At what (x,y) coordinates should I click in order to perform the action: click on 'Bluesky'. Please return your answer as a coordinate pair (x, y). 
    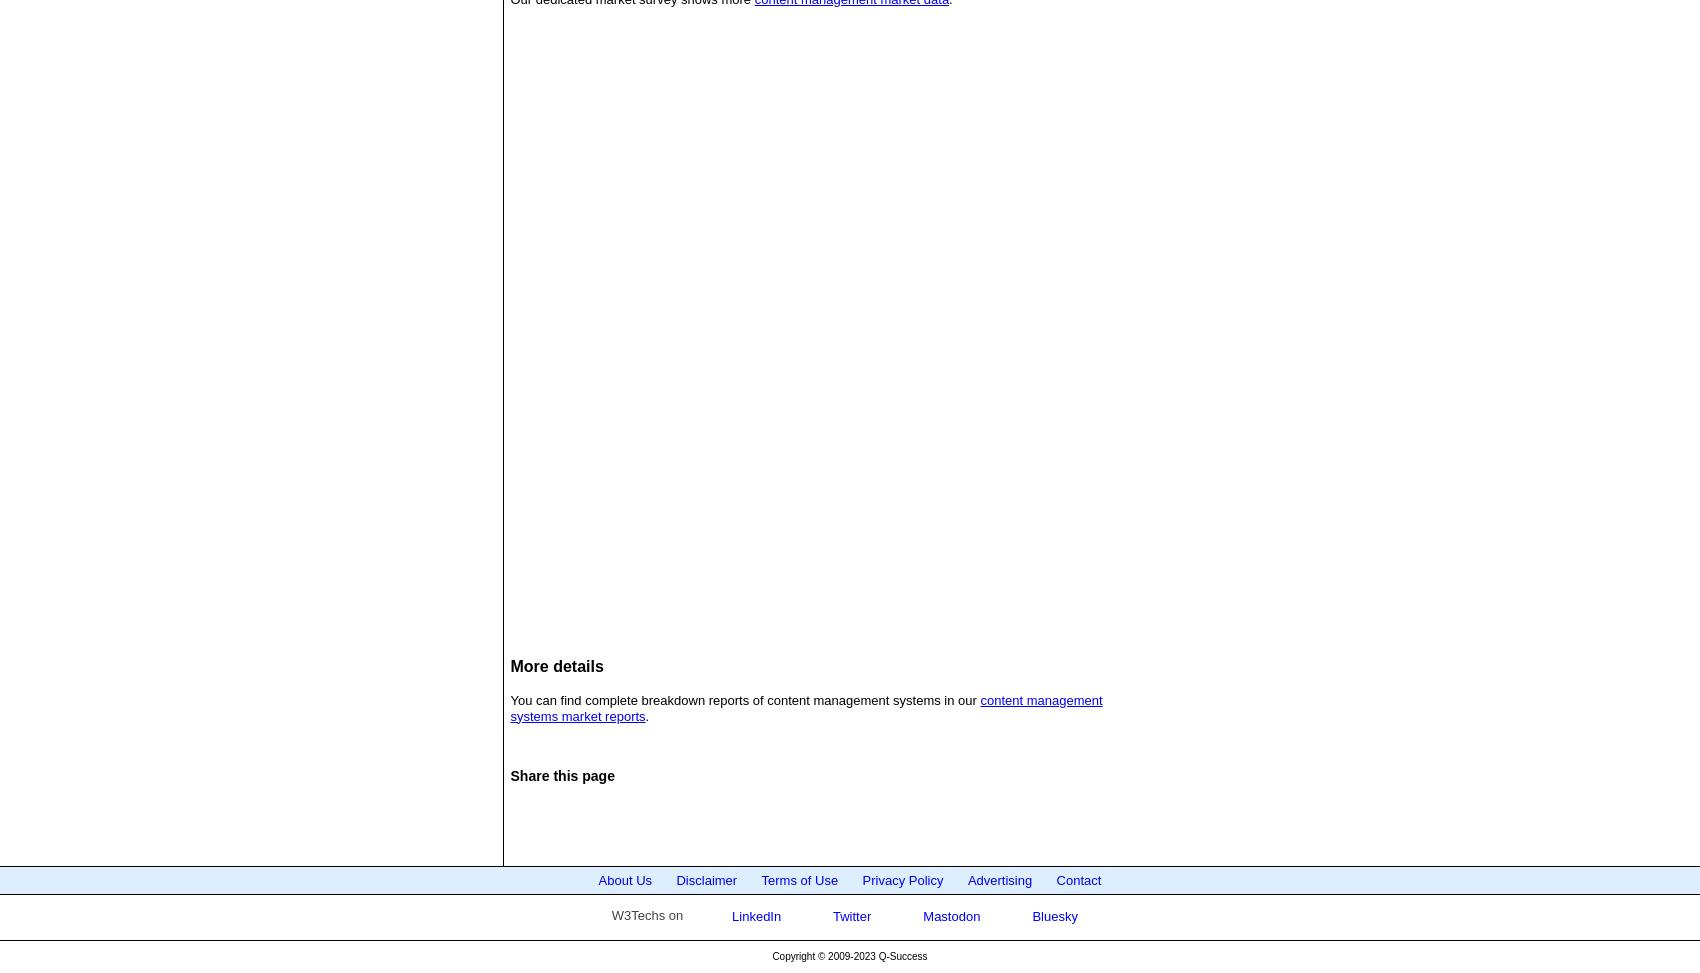
    Looking at the image, I should click on (1051, 914).